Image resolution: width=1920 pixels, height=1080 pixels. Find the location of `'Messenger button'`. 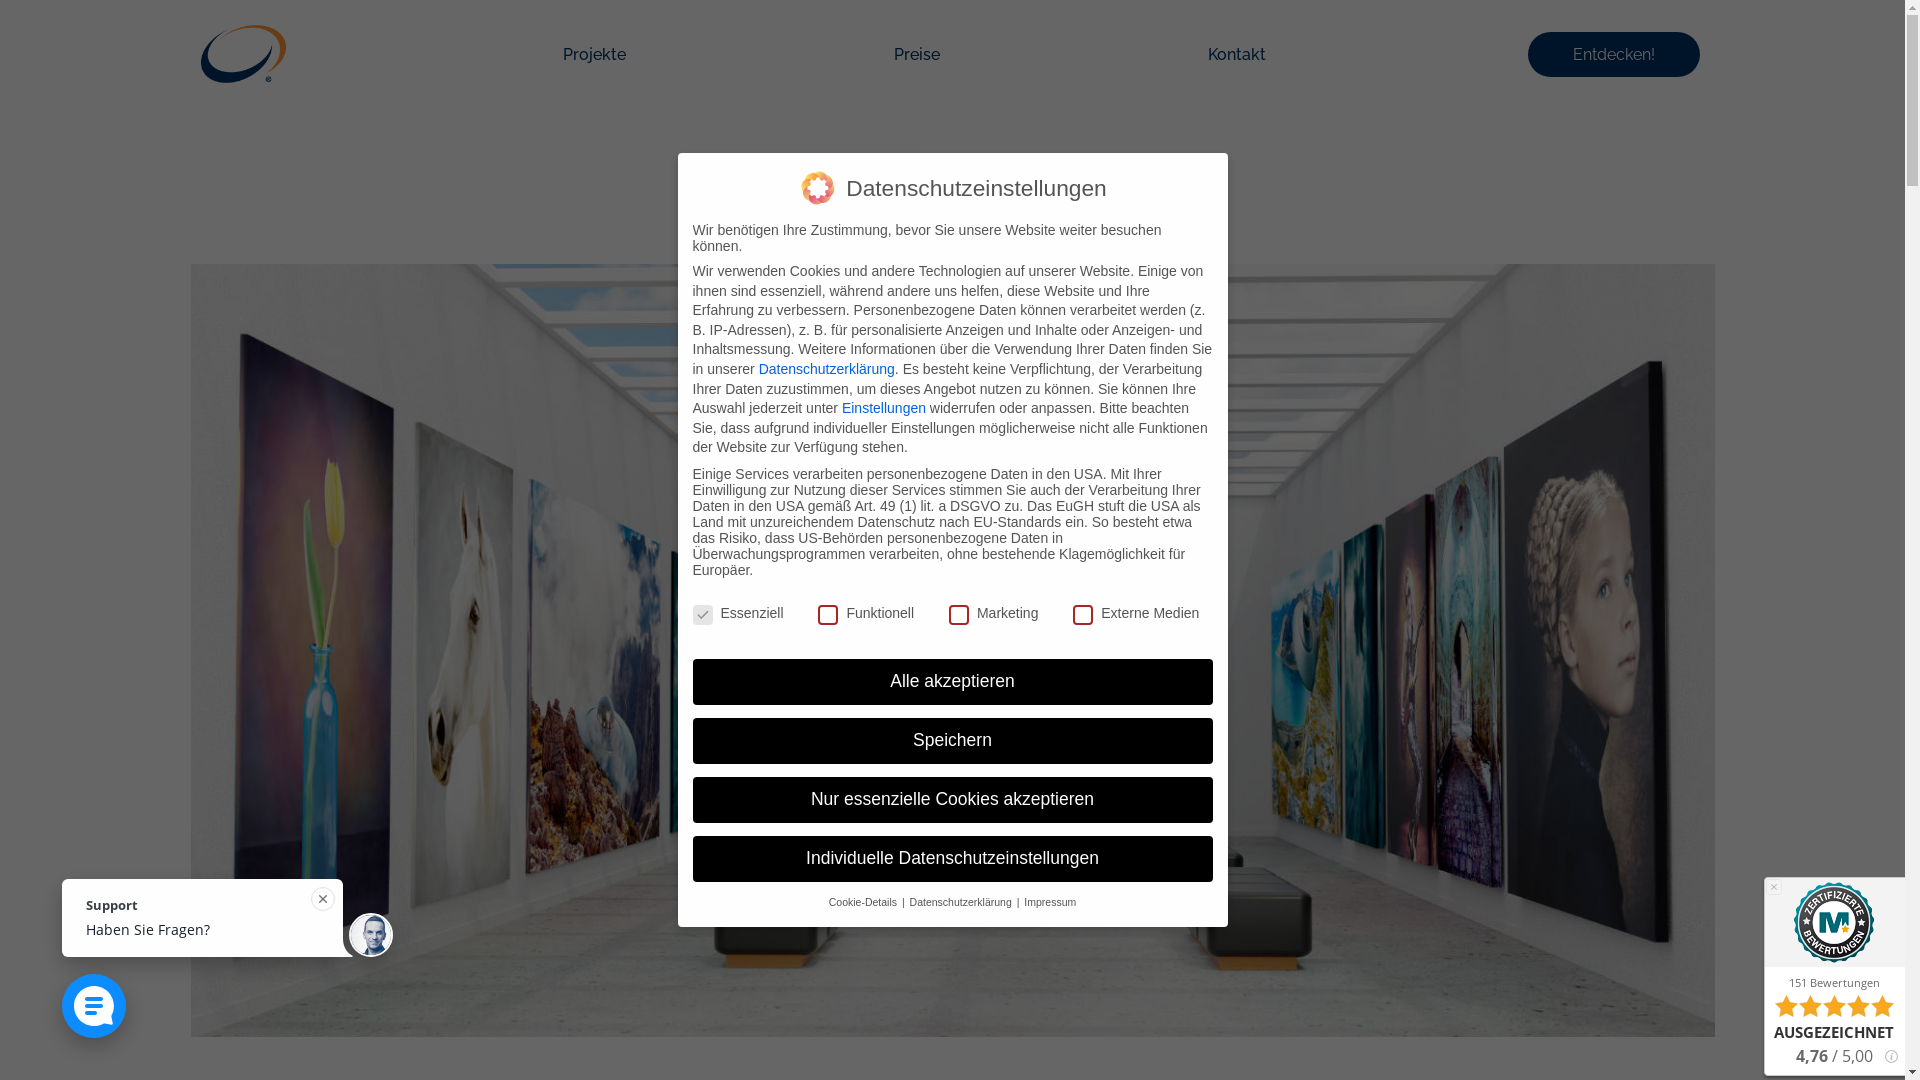

'Messenger button' is located at coordinates (93, 1006).